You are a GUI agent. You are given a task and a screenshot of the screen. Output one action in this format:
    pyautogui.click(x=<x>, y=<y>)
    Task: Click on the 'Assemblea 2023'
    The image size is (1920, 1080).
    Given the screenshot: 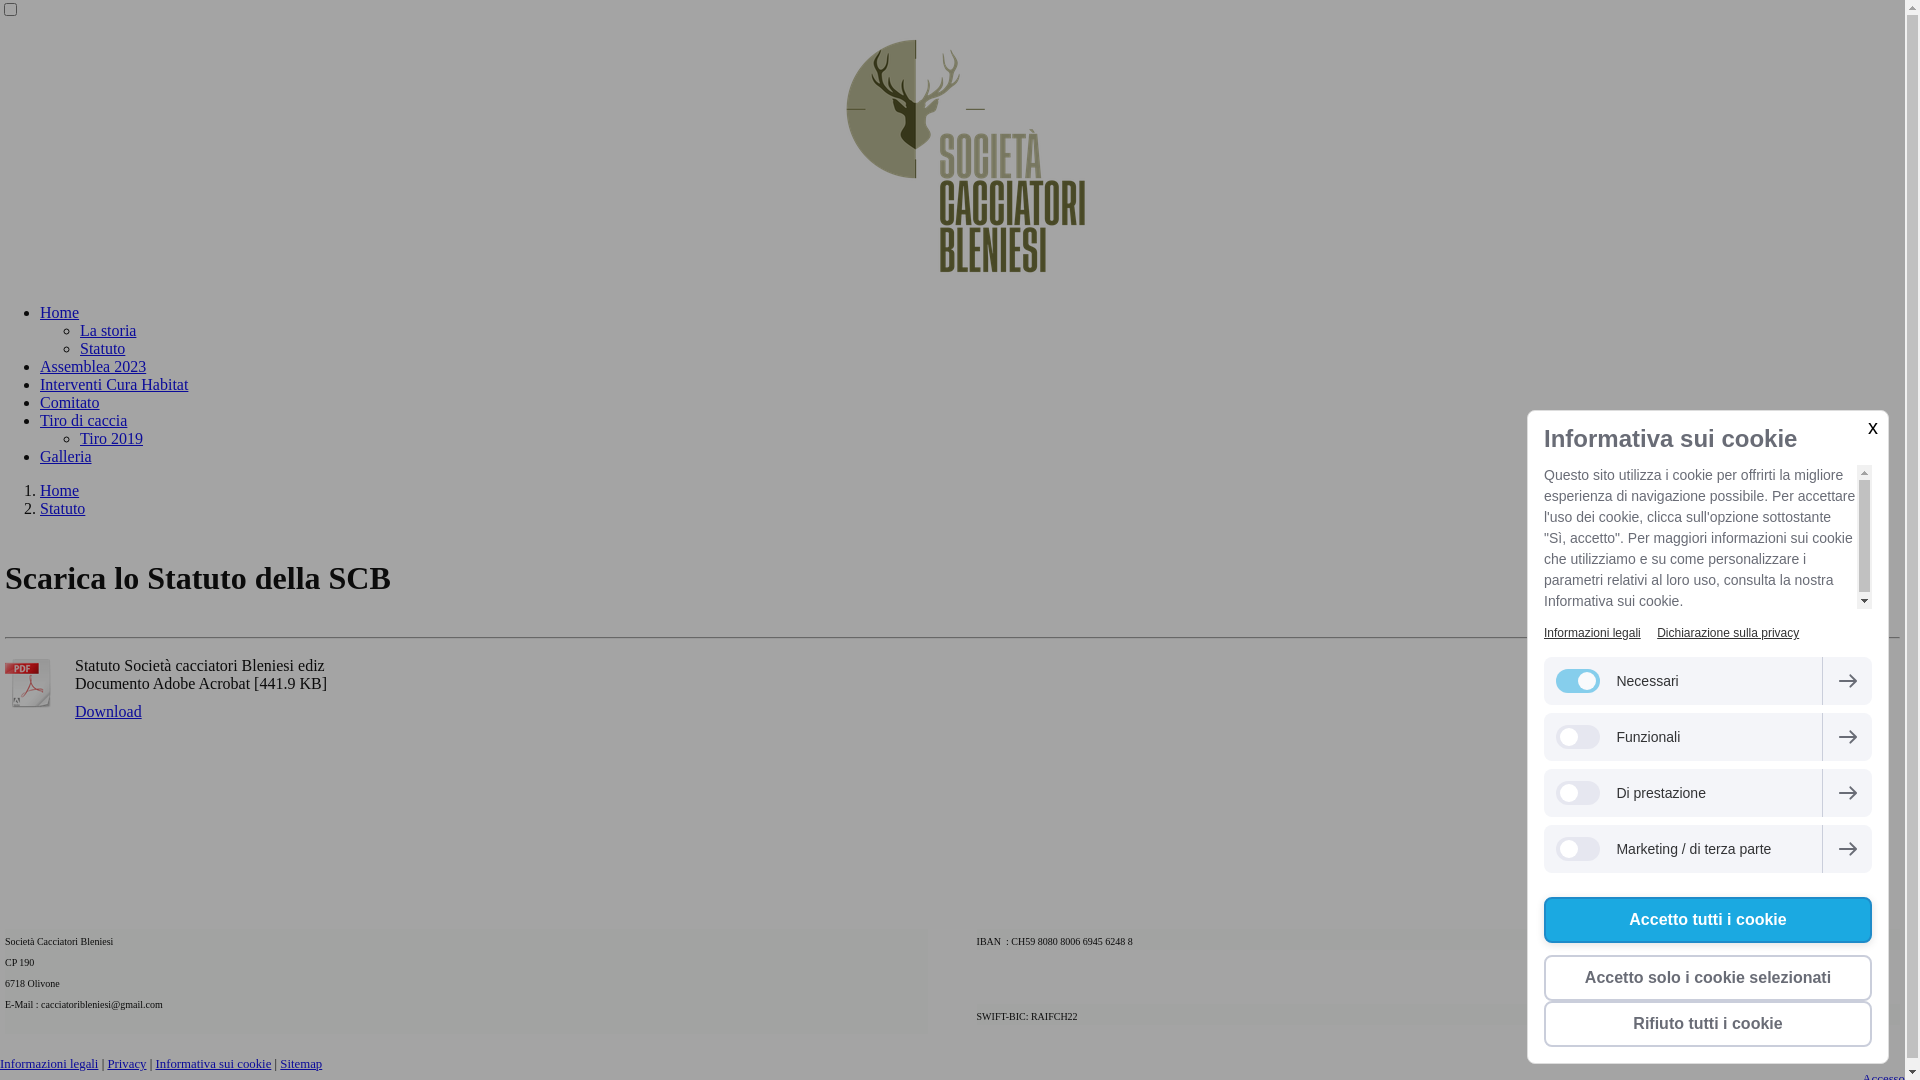 What is the action you would take?
    pyautogui.click(x=91, y=366)
    